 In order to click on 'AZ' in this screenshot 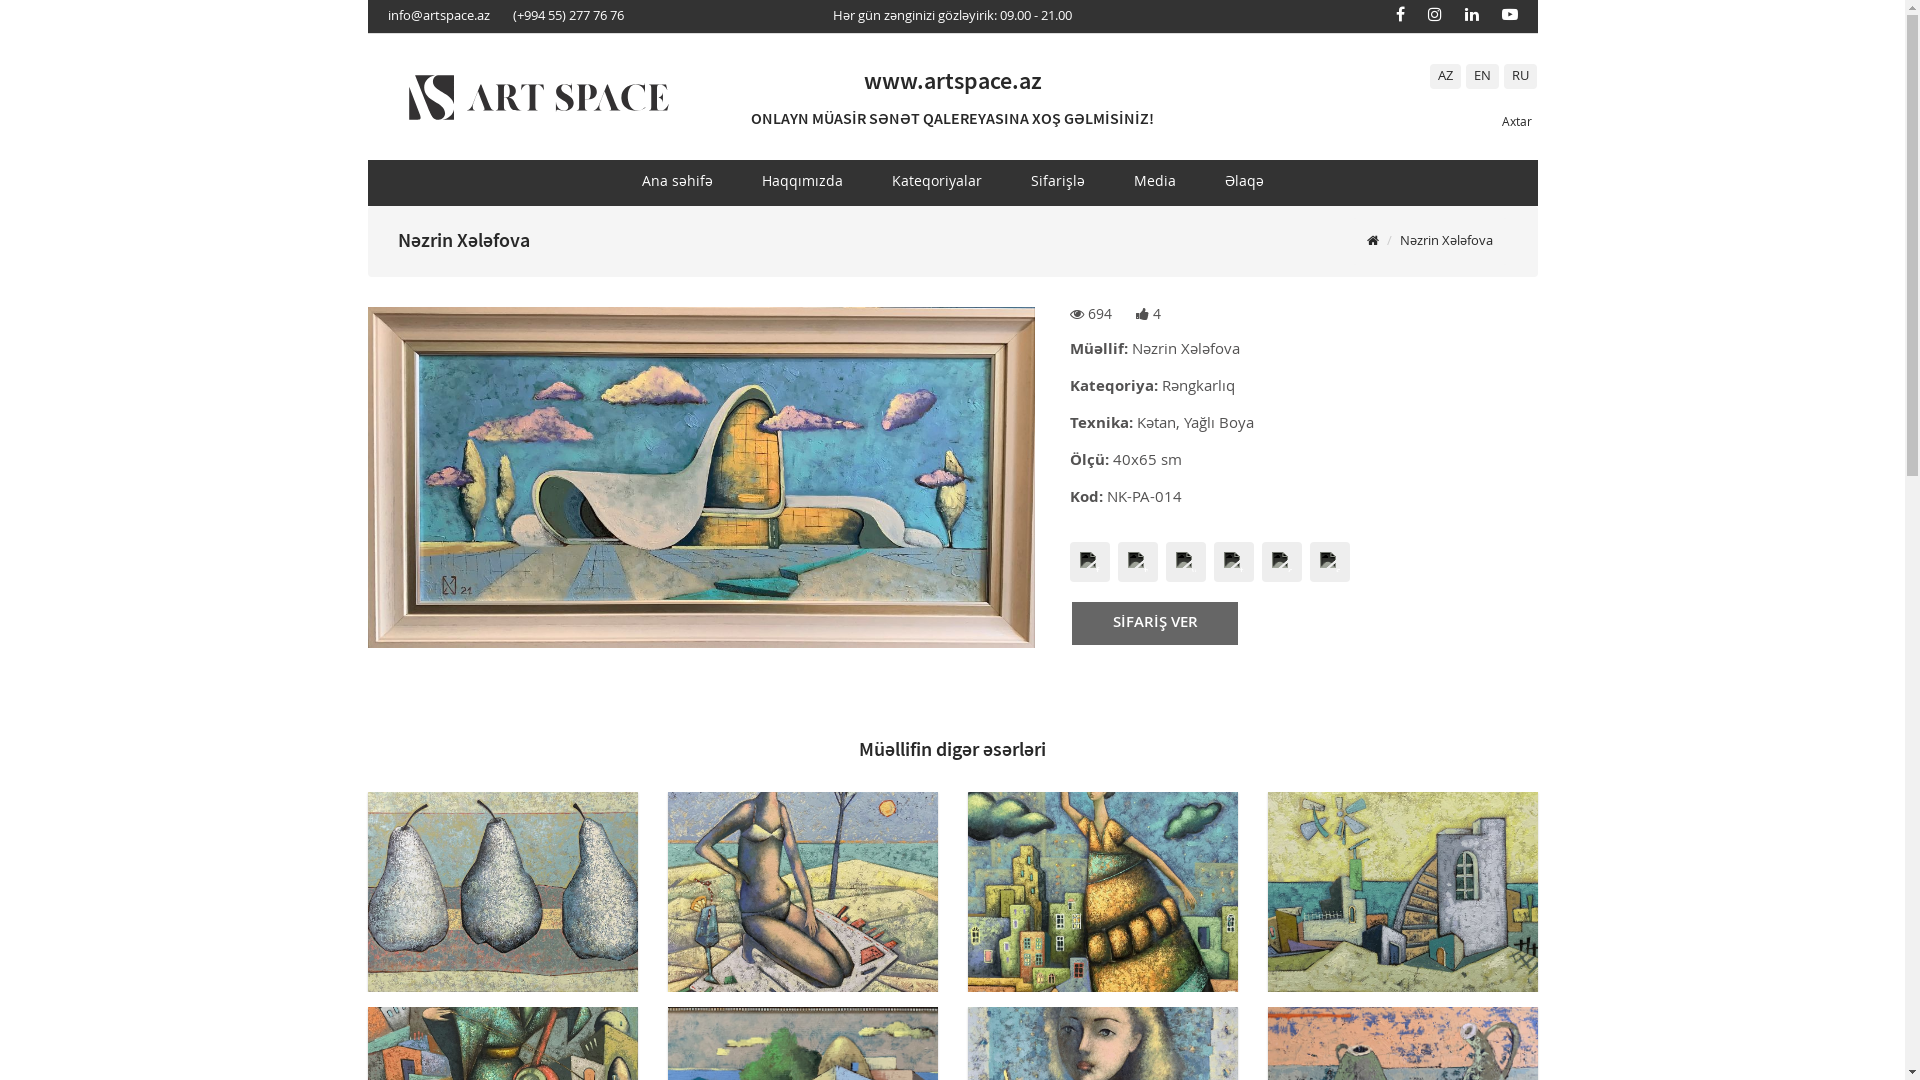, I will do `click(1445, 75)`.